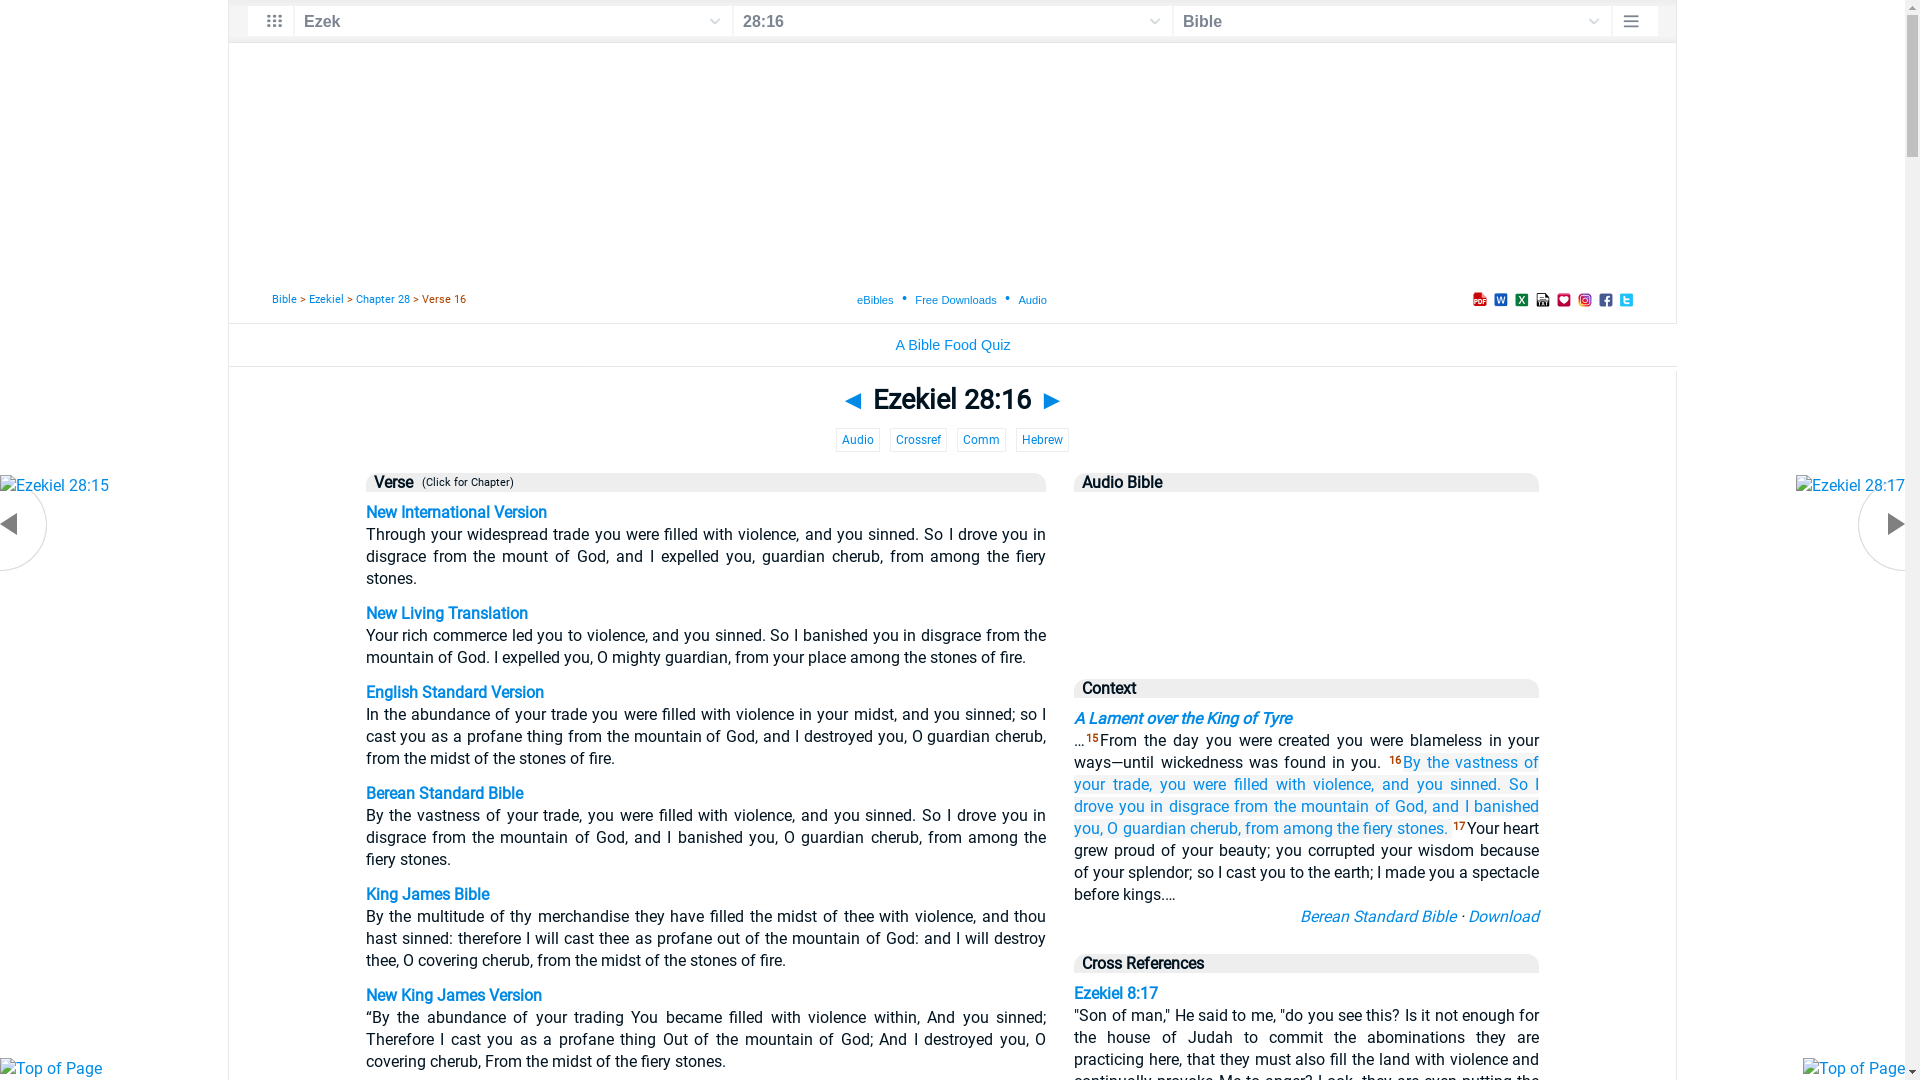 This screenshot has height=1080, width=1920. Describe the element at coordinates (858, 438) in the screenshot. I see `' Audio '` at that location.